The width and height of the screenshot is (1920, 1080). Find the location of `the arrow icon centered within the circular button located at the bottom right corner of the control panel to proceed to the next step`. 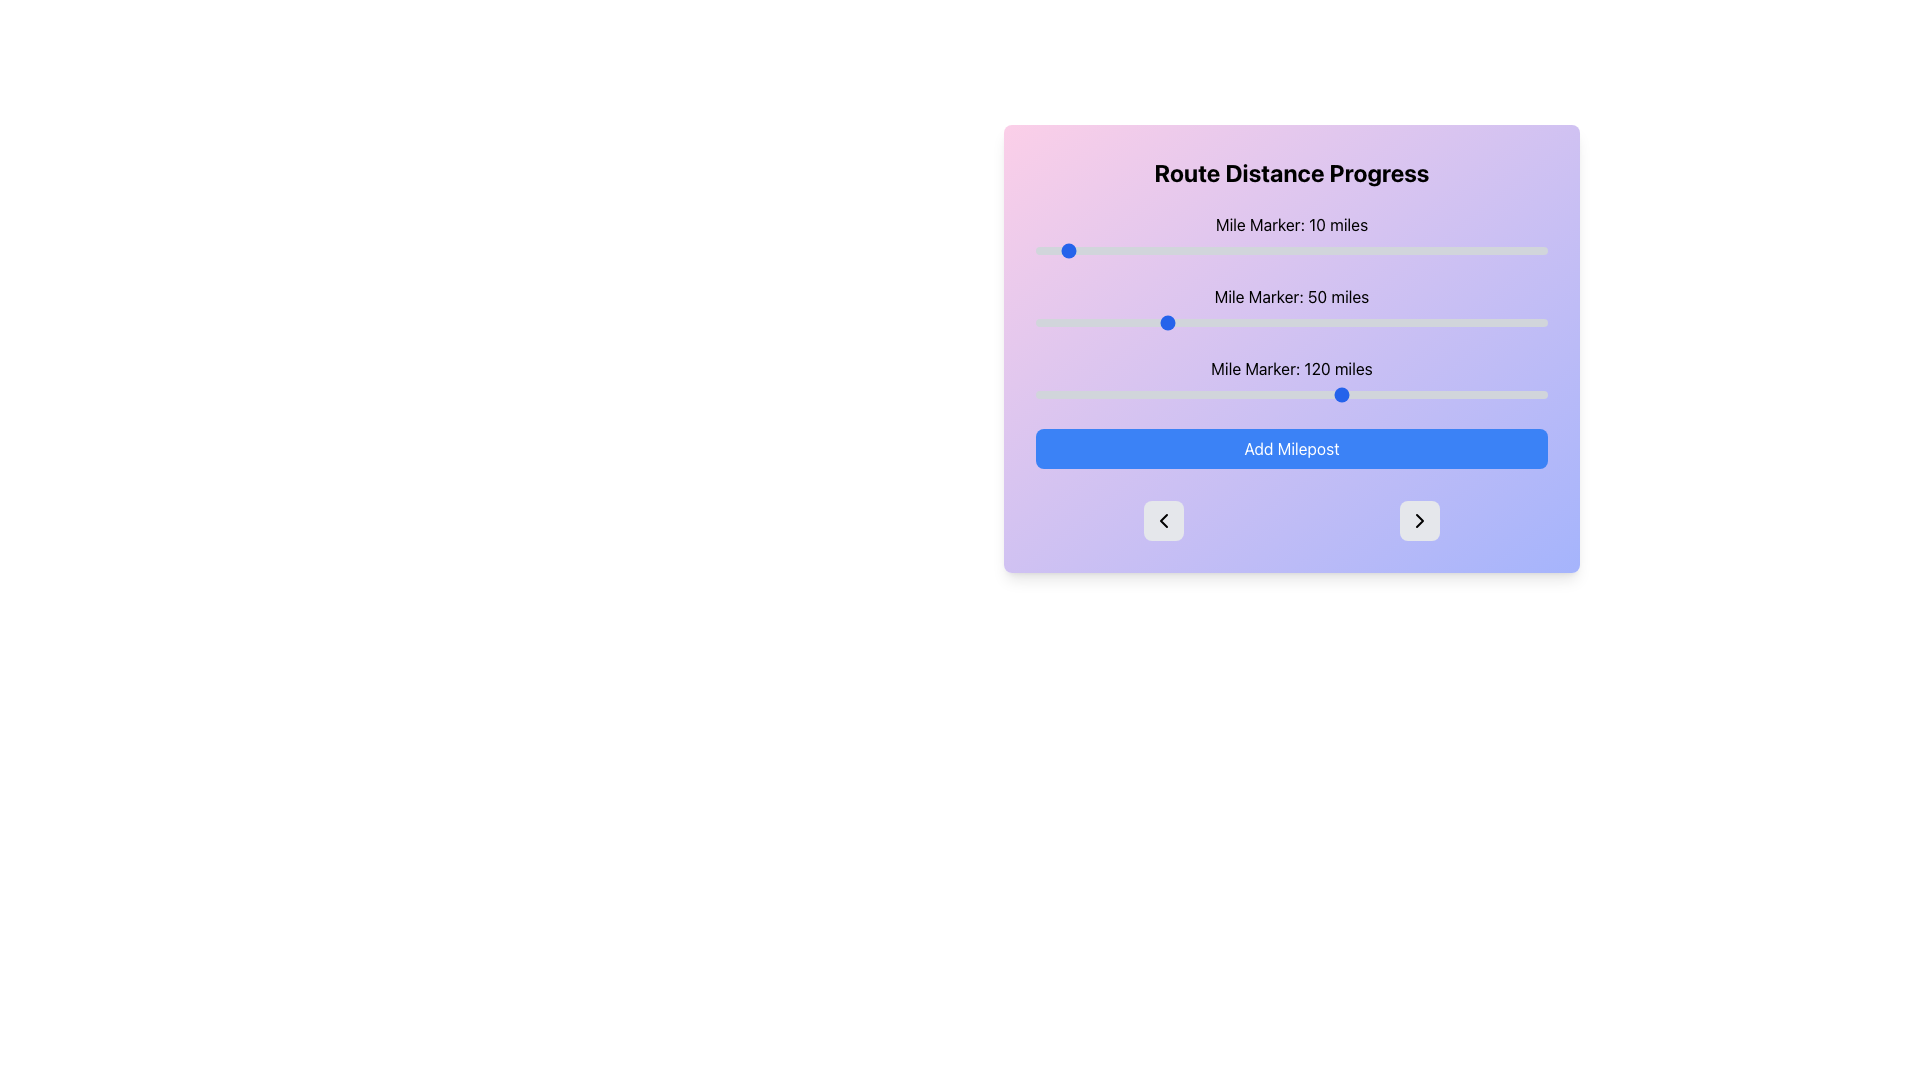

the arrow icon centered within the circular button located at the bottom right corner of the control panel to proceed to the next step is located at coordinates (1419, 519).